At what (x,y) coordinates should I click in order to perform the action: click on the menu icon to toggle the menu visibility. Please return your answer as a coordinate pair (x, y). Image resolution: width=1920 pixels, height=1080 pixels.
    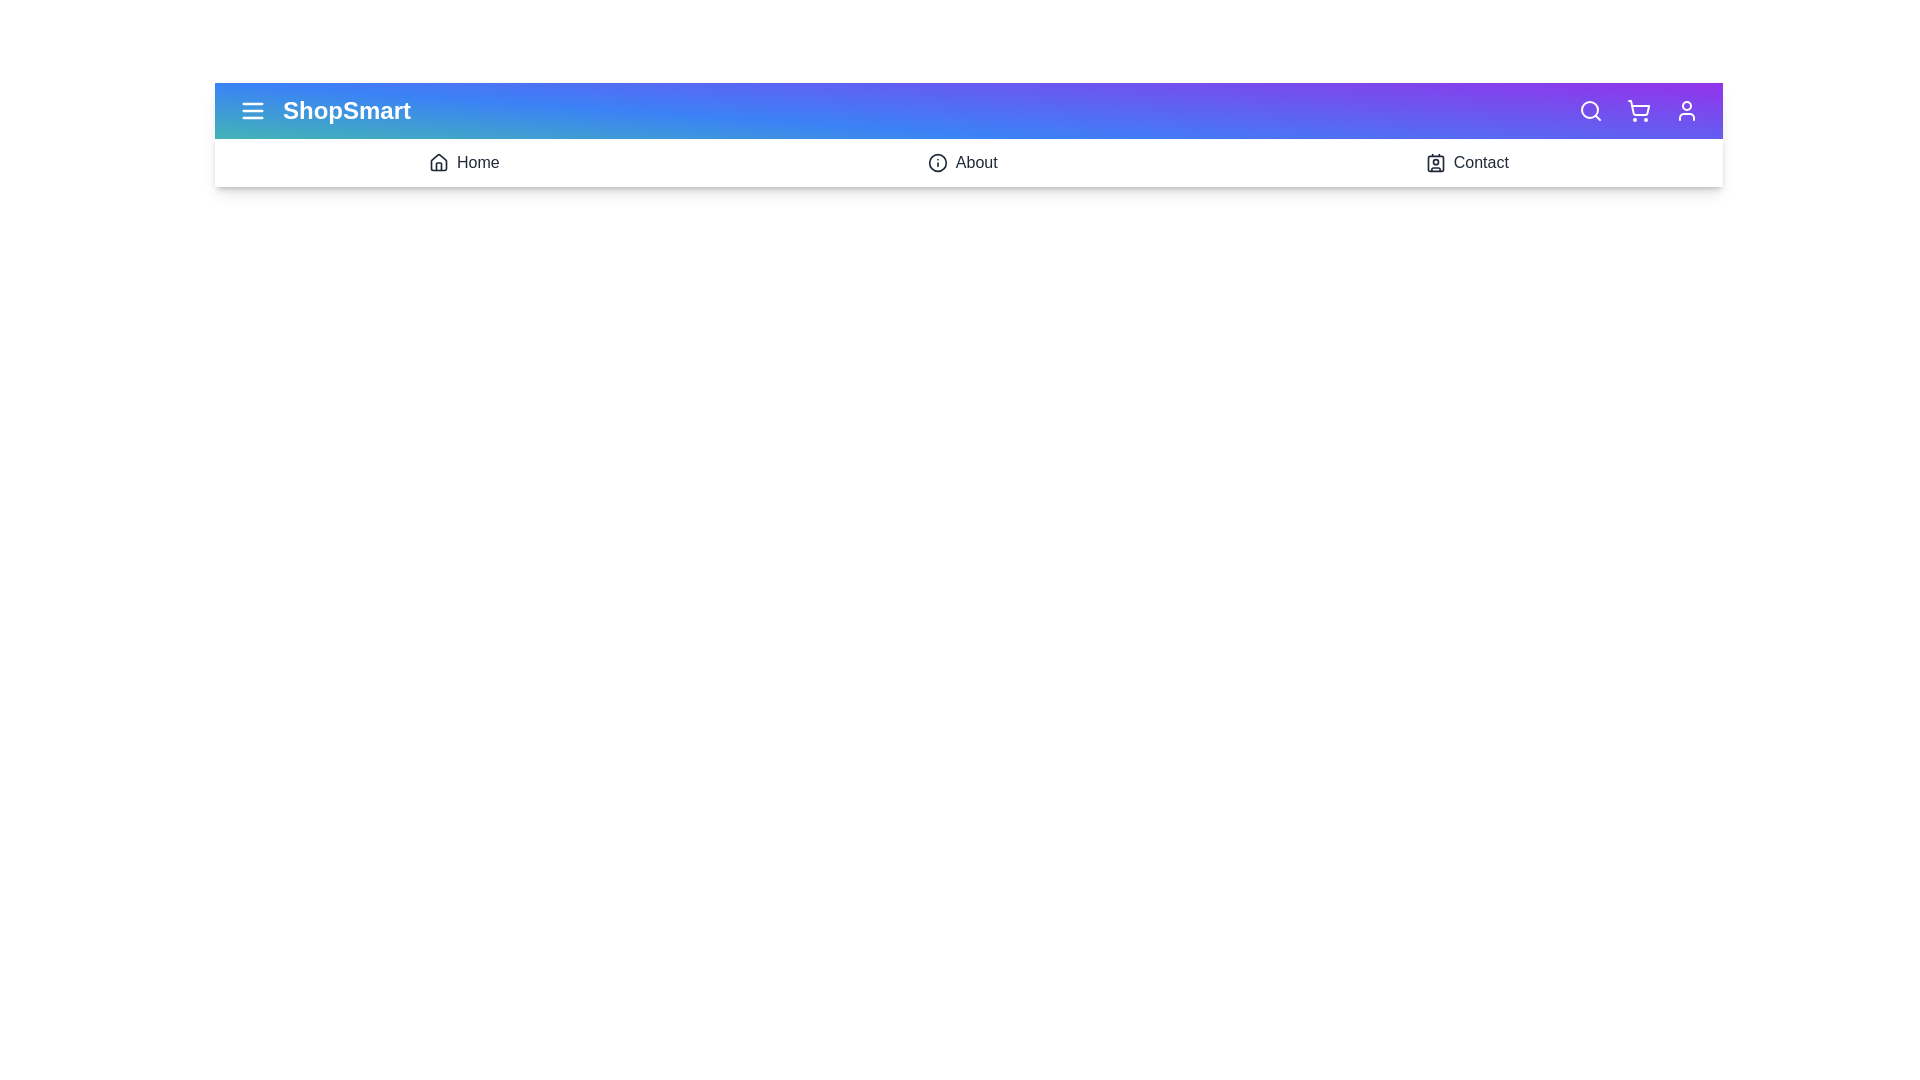
    Looking at the image, I should click on (252, 111).